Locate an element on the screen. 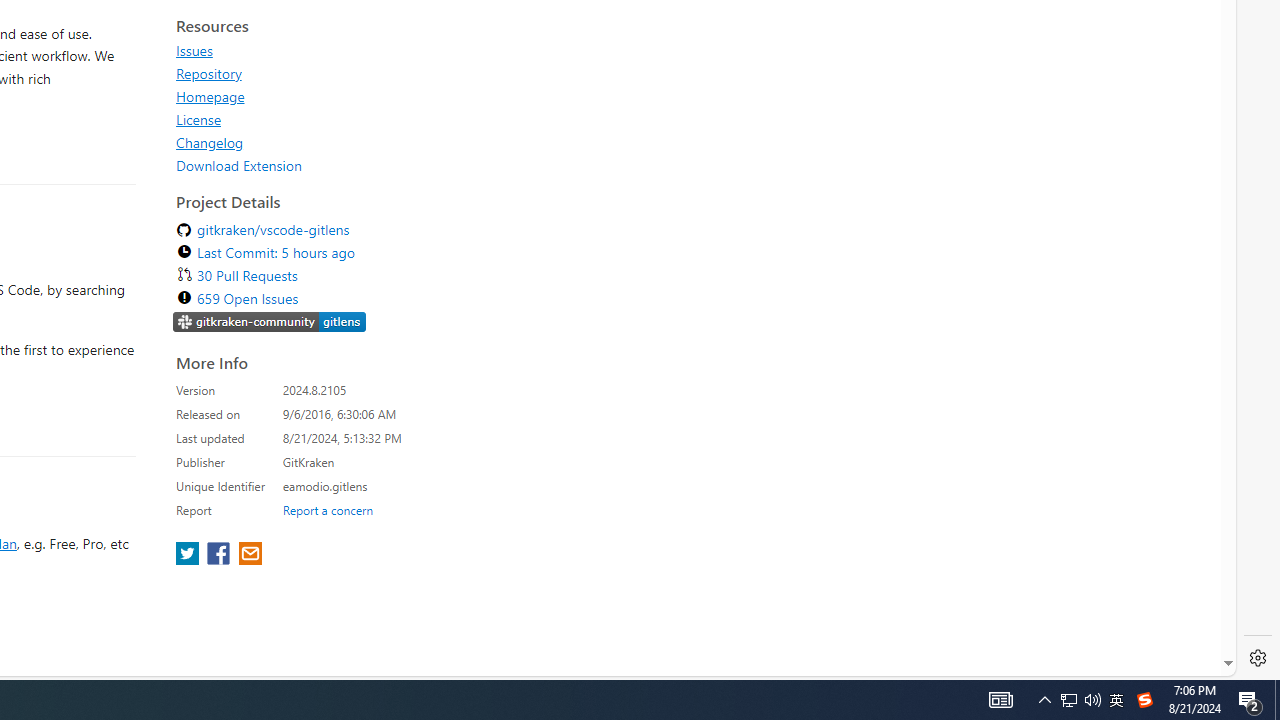  'License' is located at coordinates (199, 119).